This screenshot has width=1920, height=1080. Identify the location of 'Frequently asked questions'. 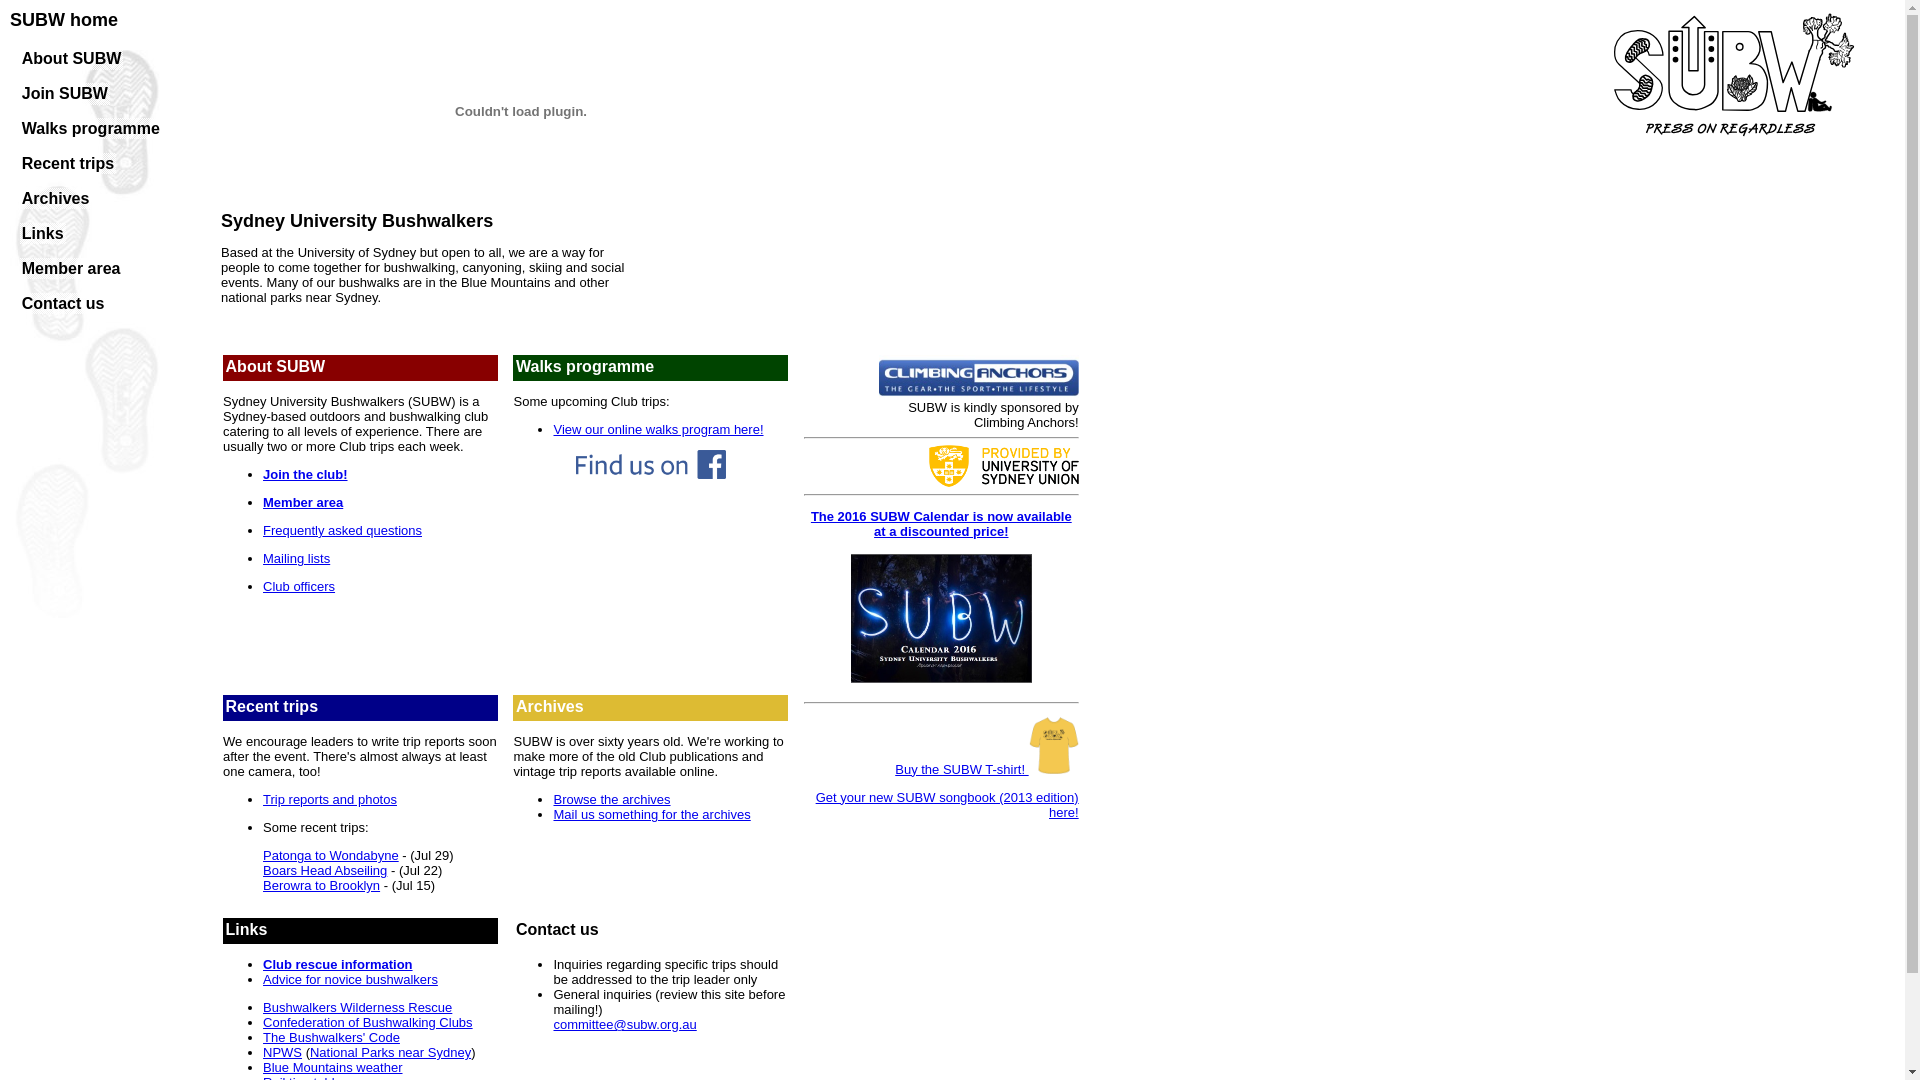
(262, 529).